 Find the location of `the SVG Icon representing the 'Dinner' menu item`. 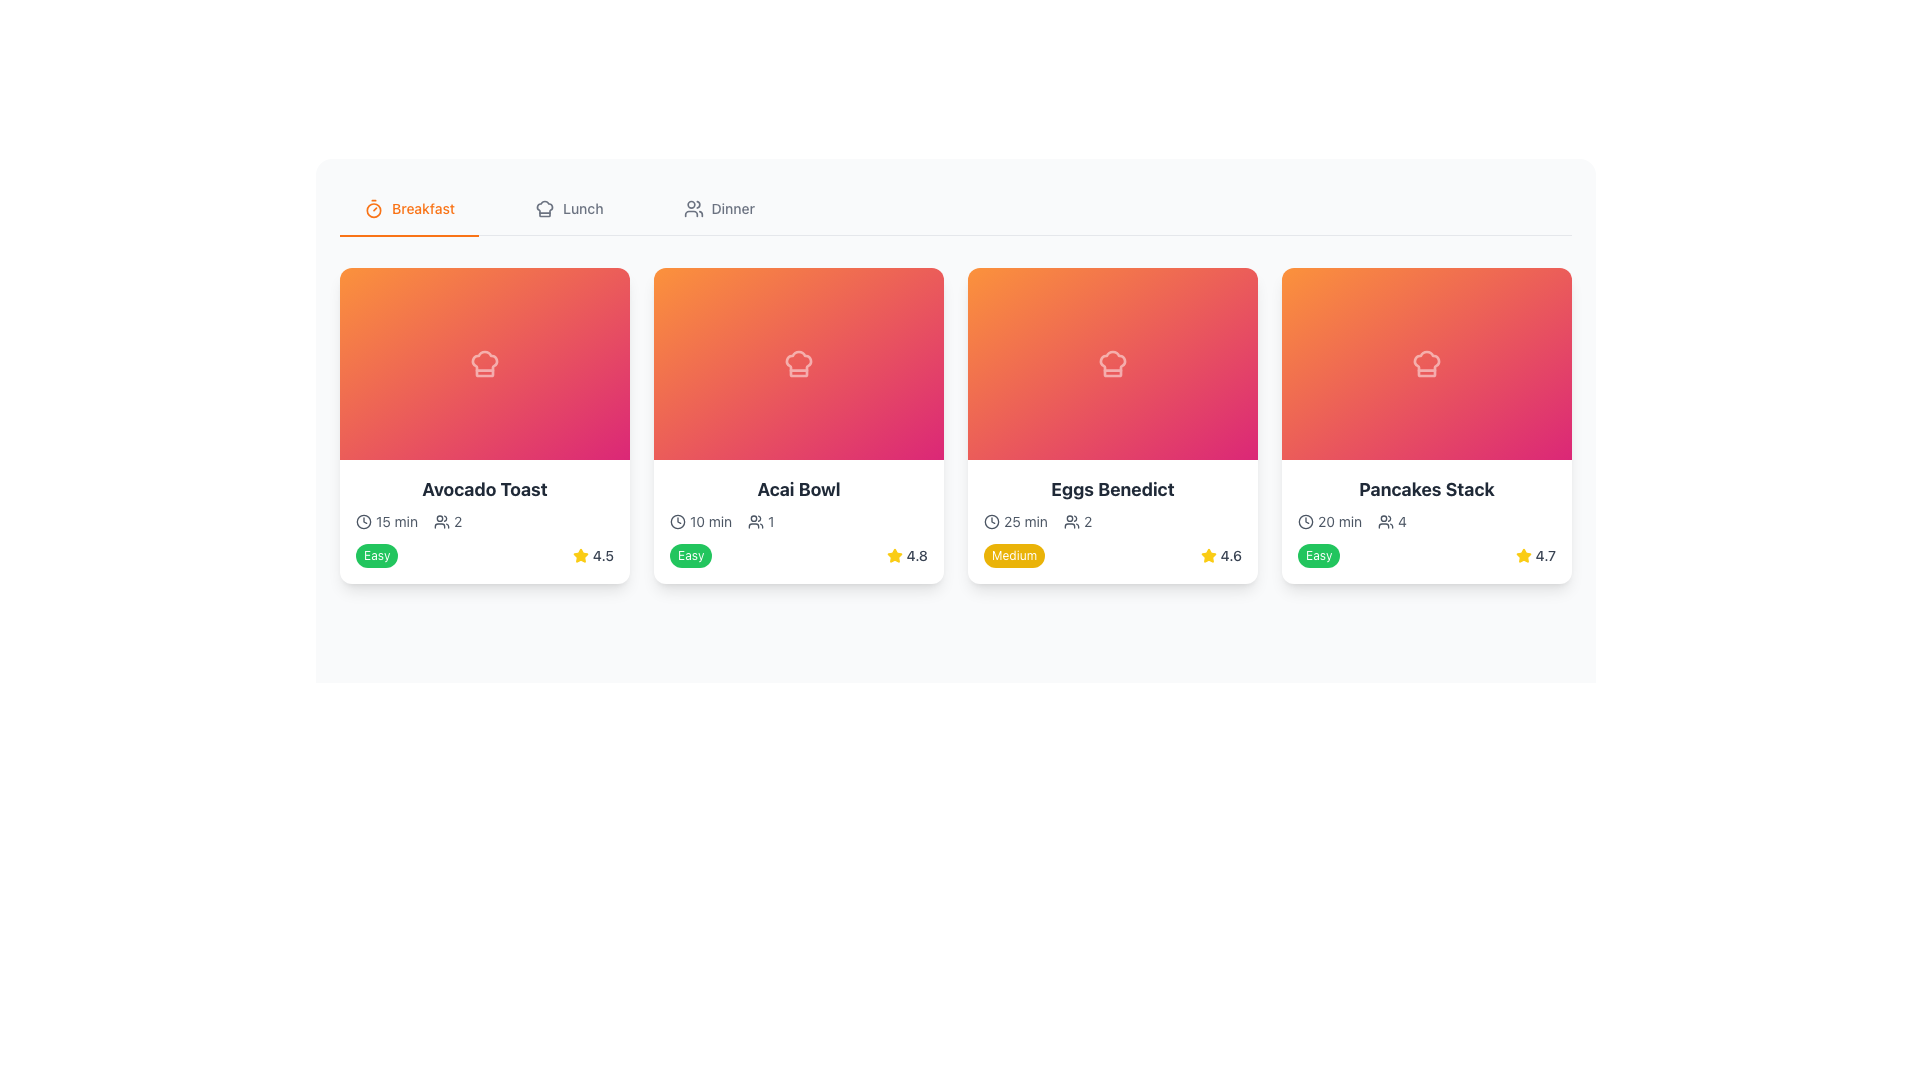

the SVG Icon representing the 'Dinner' menu item is located at coordinates (693, 208).